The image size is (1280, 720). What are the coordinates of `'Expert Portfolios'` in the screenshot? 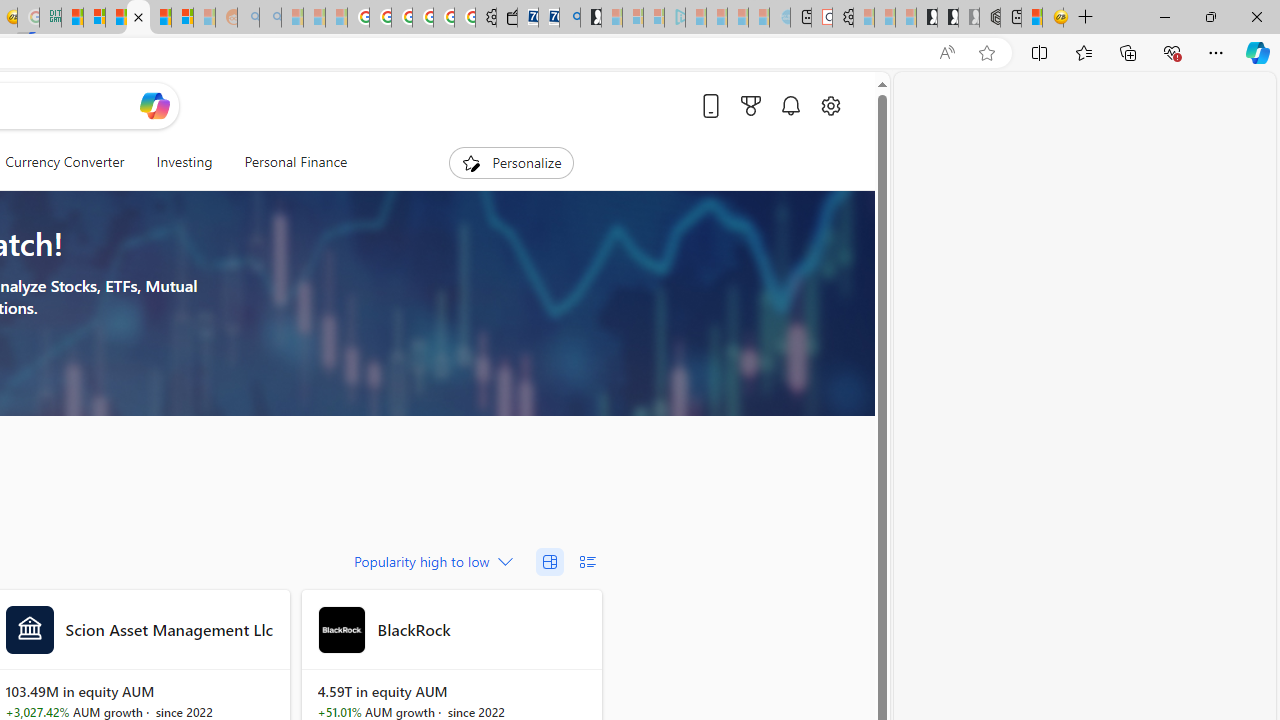 It's located at (137, 17).